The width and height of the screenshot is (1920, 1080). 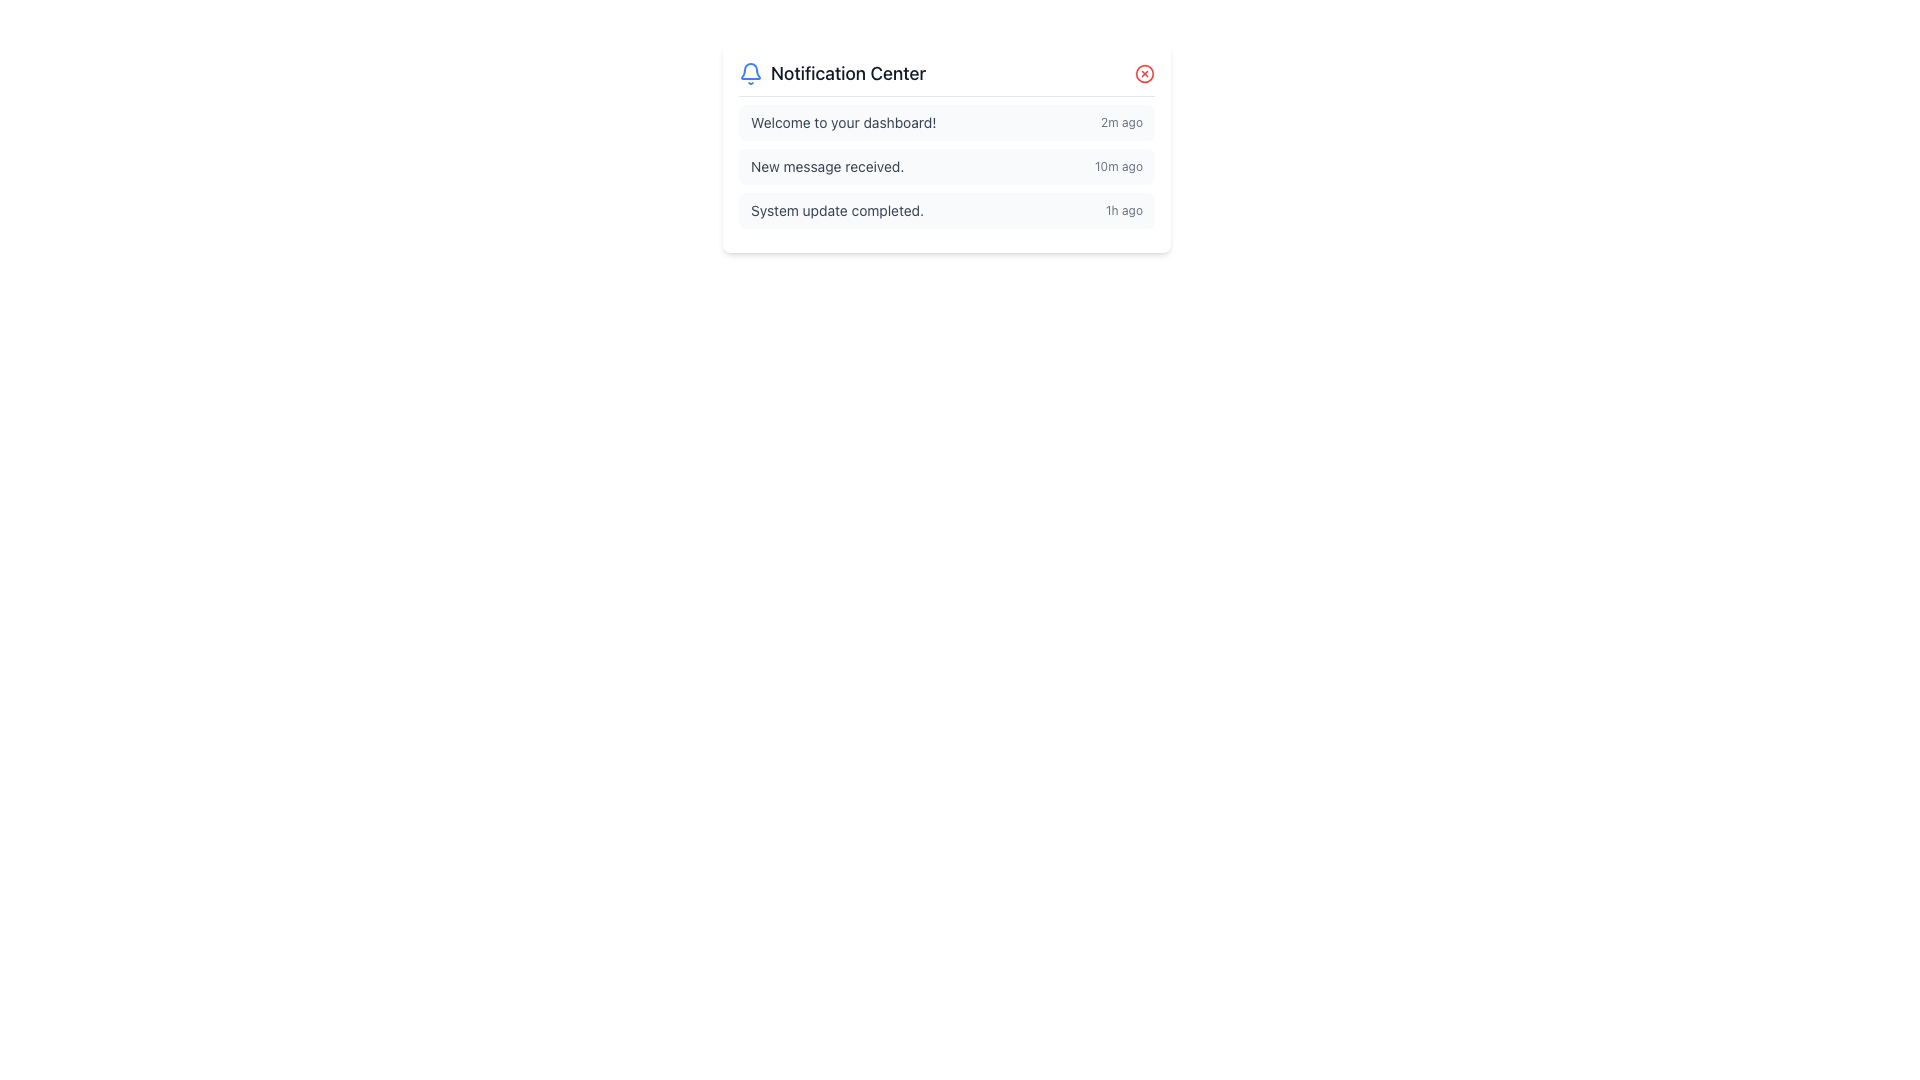 I want to click on the static text displaying the new message notification, positioned second in the list under 'Notification Center', so click(x=827, y=165).